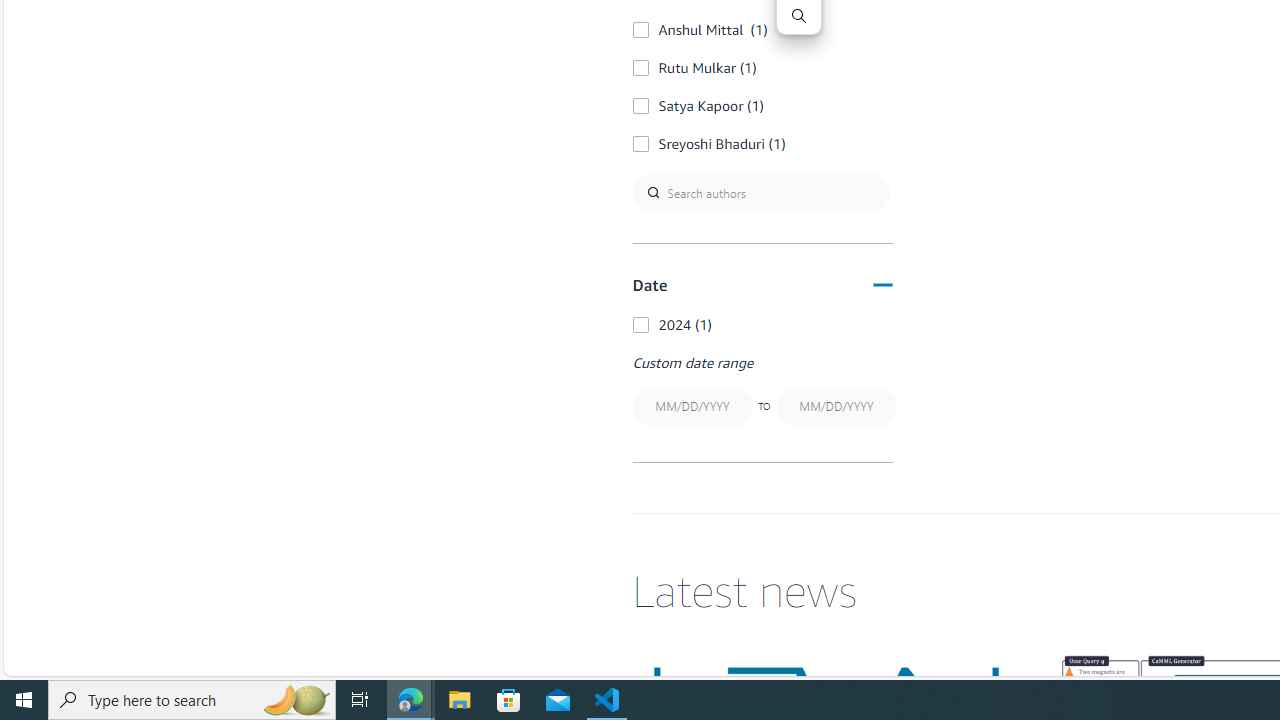 The width and height of the screenshot is (1280, 720). What do you see at coordinates (761, 392) in the screenshot?
I see `'Custom date rangeTO'` at bounding box center [761, 392].